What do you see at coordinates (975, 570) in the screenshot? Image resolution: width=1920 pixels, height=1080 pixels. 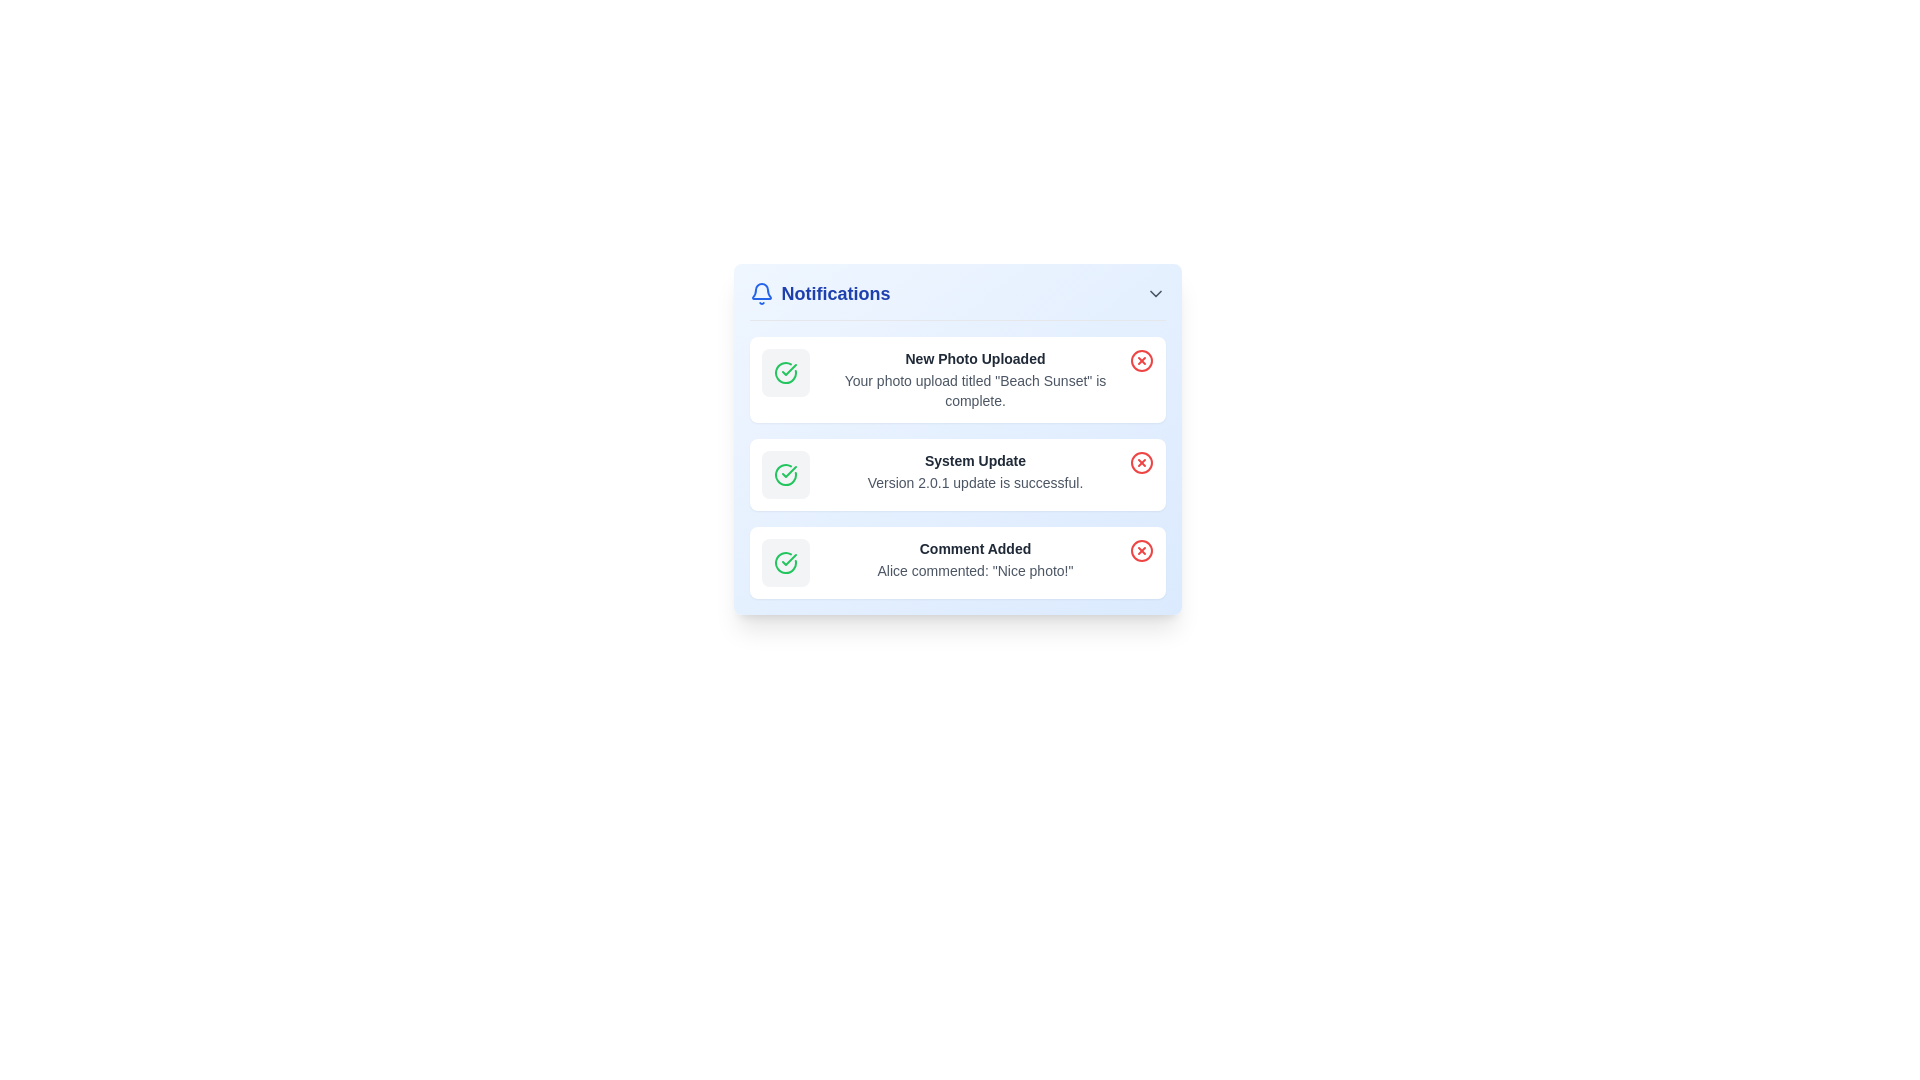 I see `the comment notification left by user Alice, which is located within the third notification in the list, below the bold text 'Comment Added'` at bounding box center [975, 570].